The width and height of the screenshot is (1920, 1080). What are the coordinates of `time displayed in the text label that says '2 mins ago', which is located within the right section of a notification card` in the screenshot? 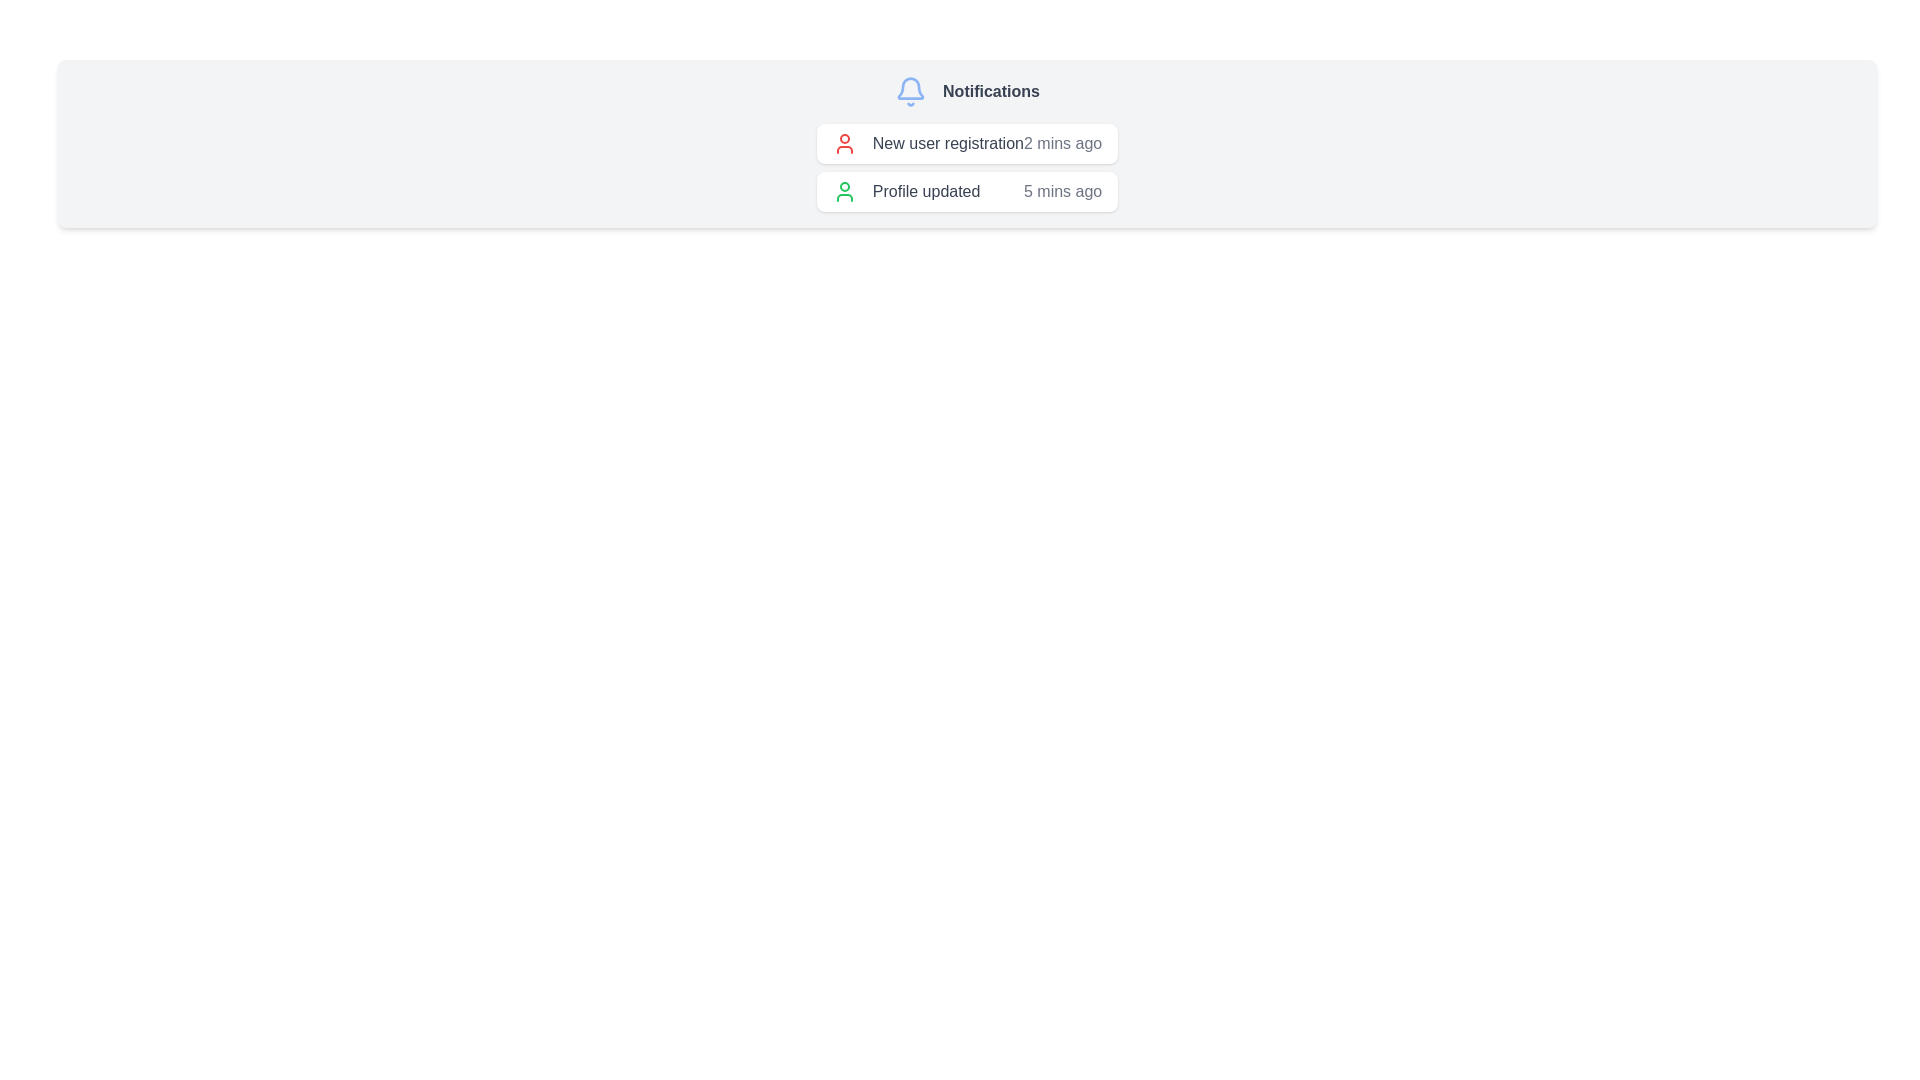 It's located at (1062, 142).